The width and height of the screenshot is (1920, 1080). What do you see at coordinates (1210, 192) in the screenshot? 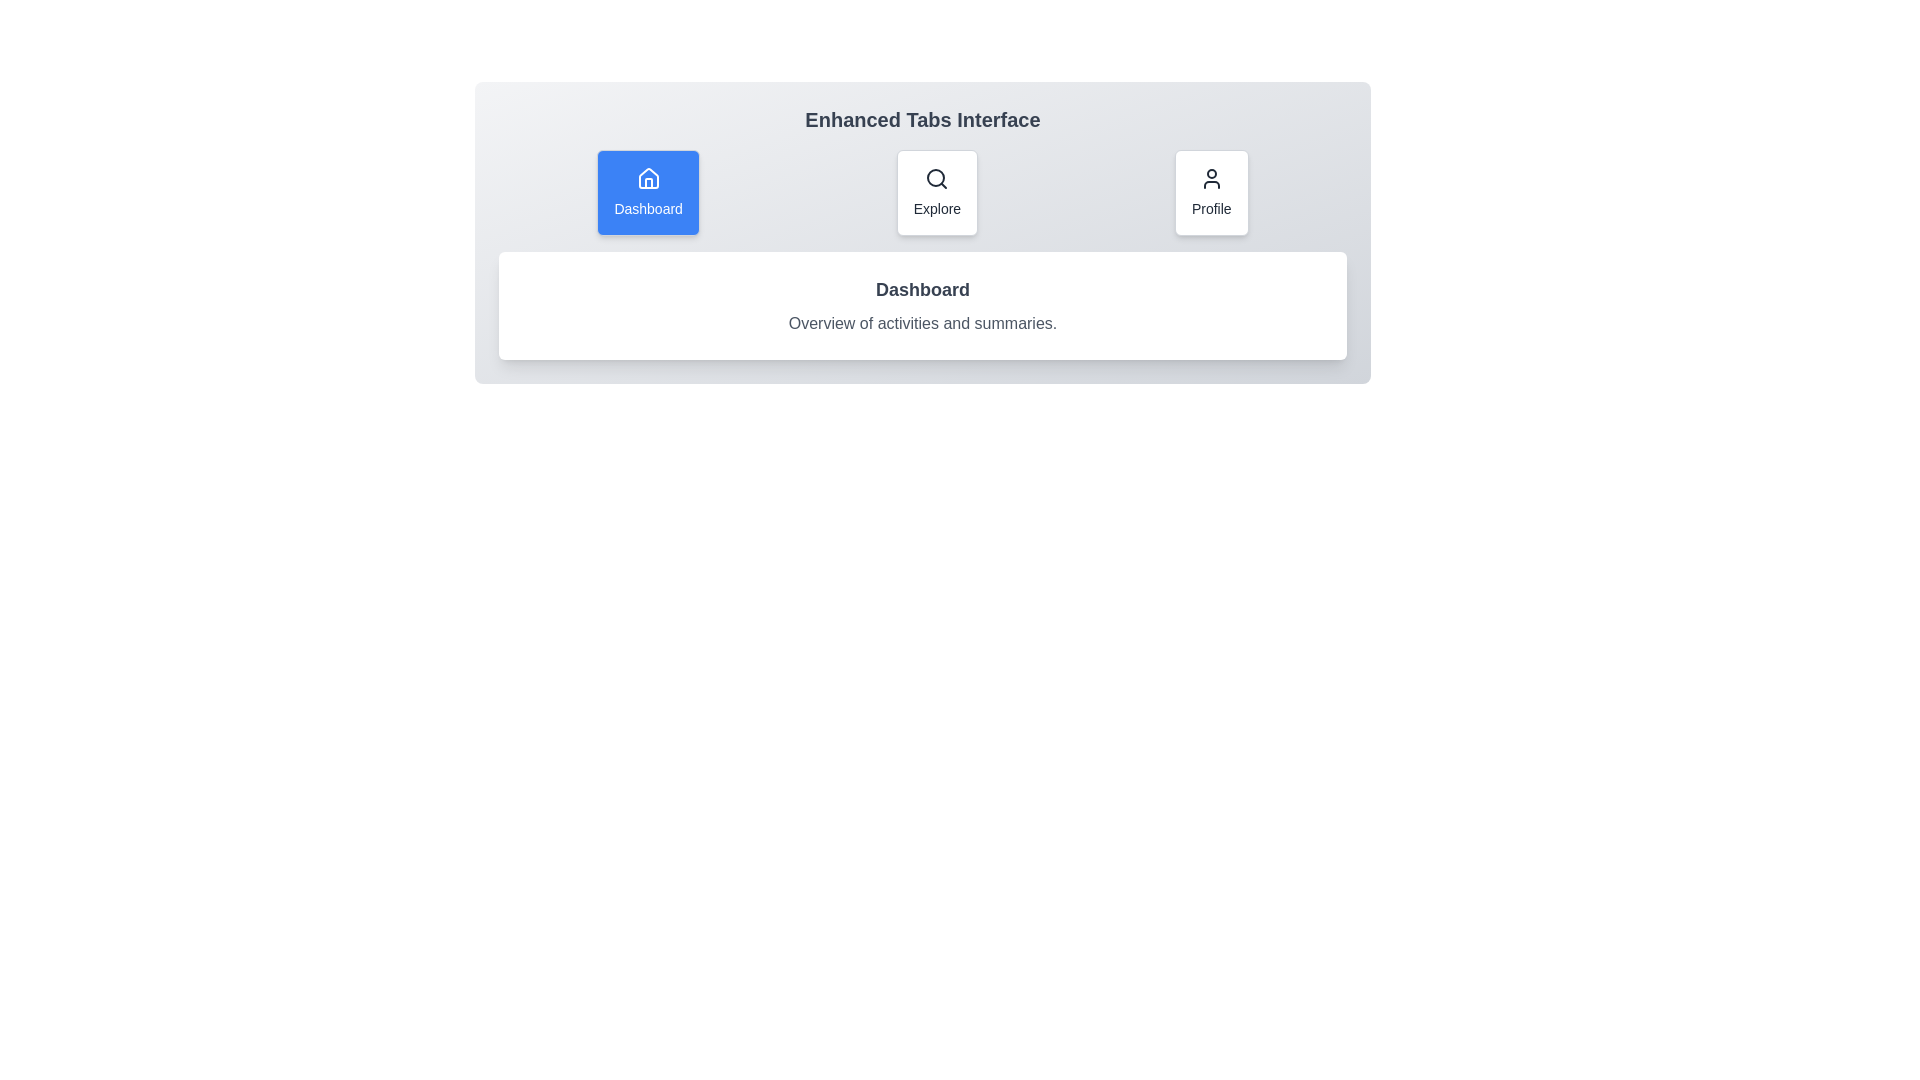
I see `the Profile tab by clicking the corresponding button` at bounding box center [1210, 192].